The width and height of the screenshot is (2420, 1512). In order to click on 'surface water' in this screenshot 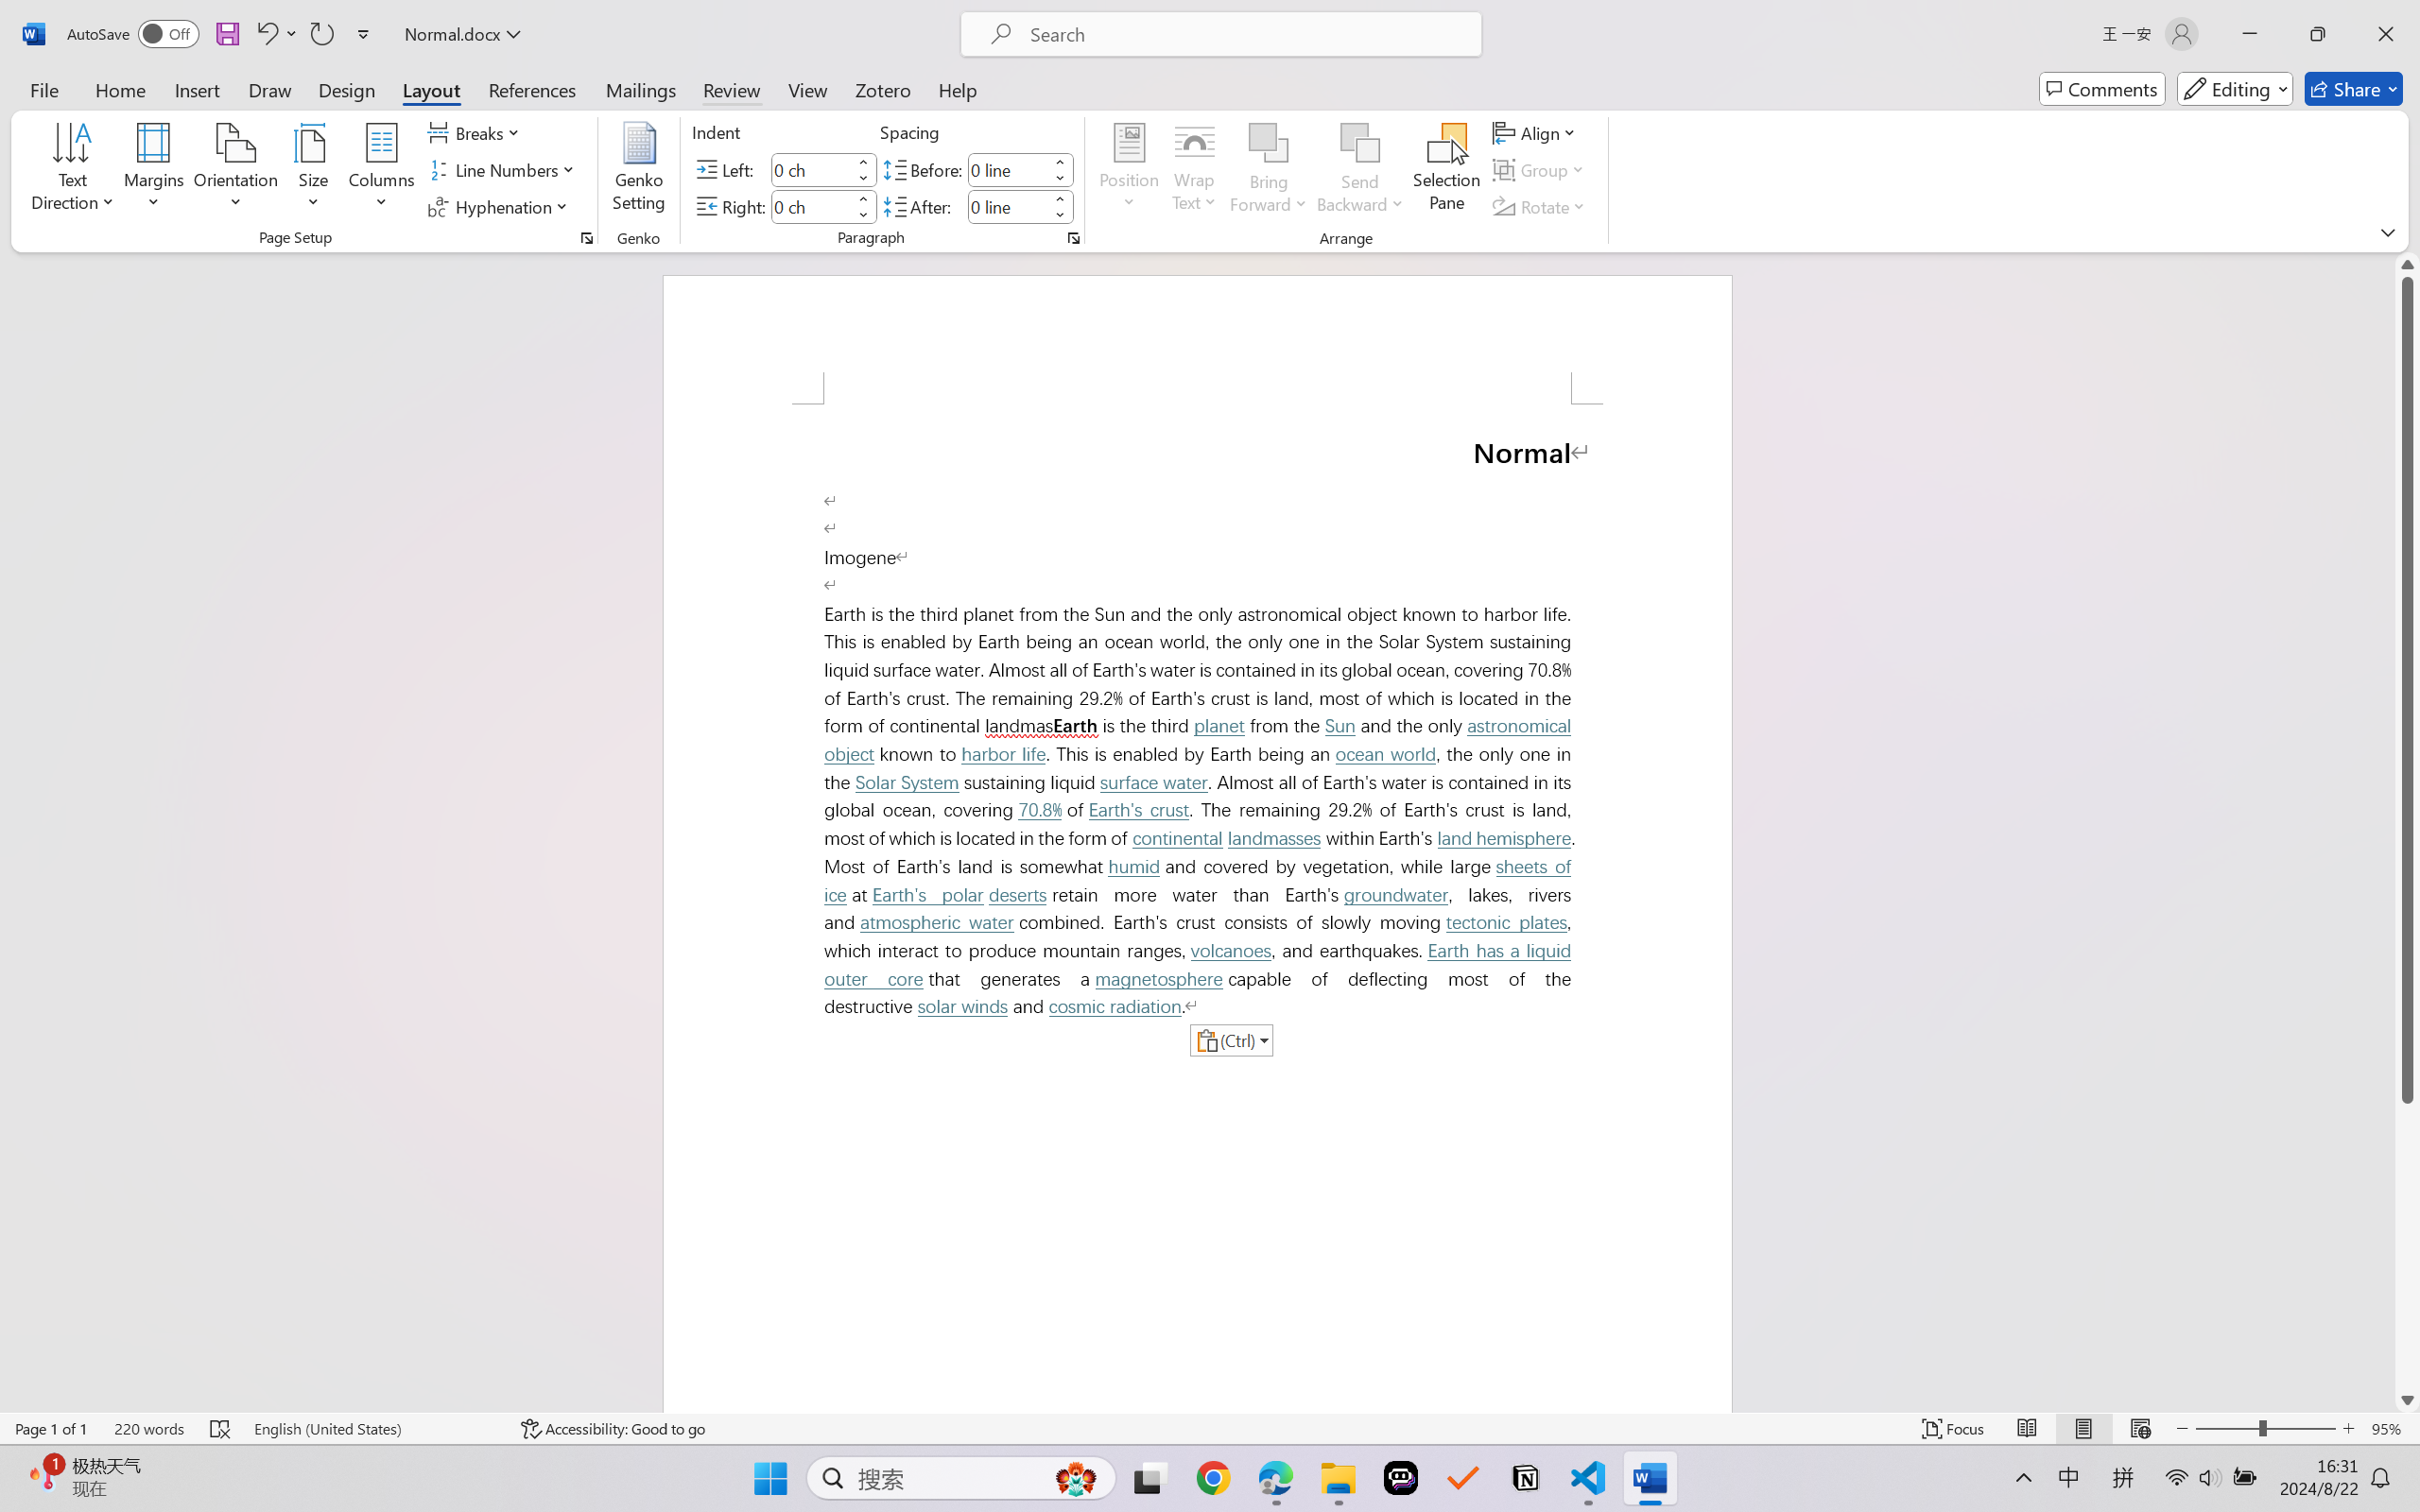, I will do `click(1154, 781)`.